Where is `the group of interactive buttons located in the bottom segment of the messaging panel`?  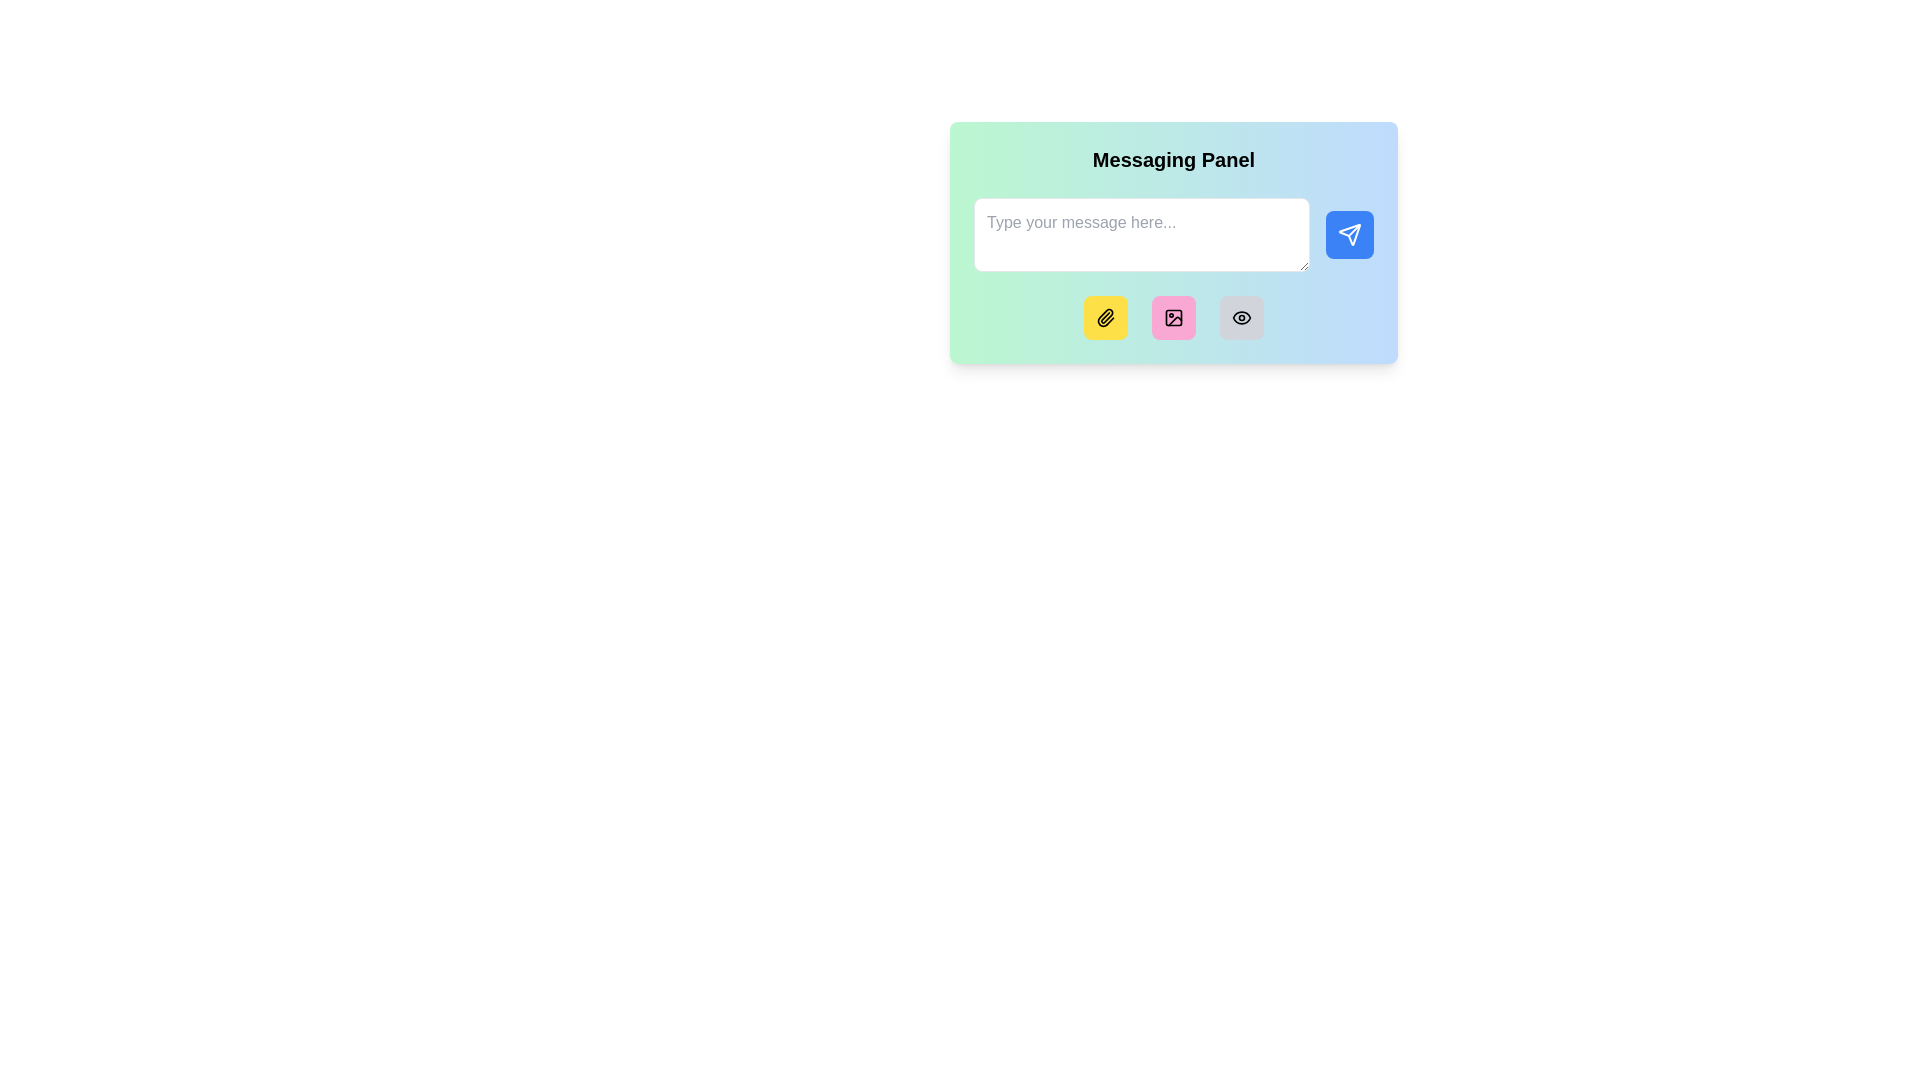
the group of interactive buttons located in the bottom segment of the messaging panel is located at coordinates (1174, 316).